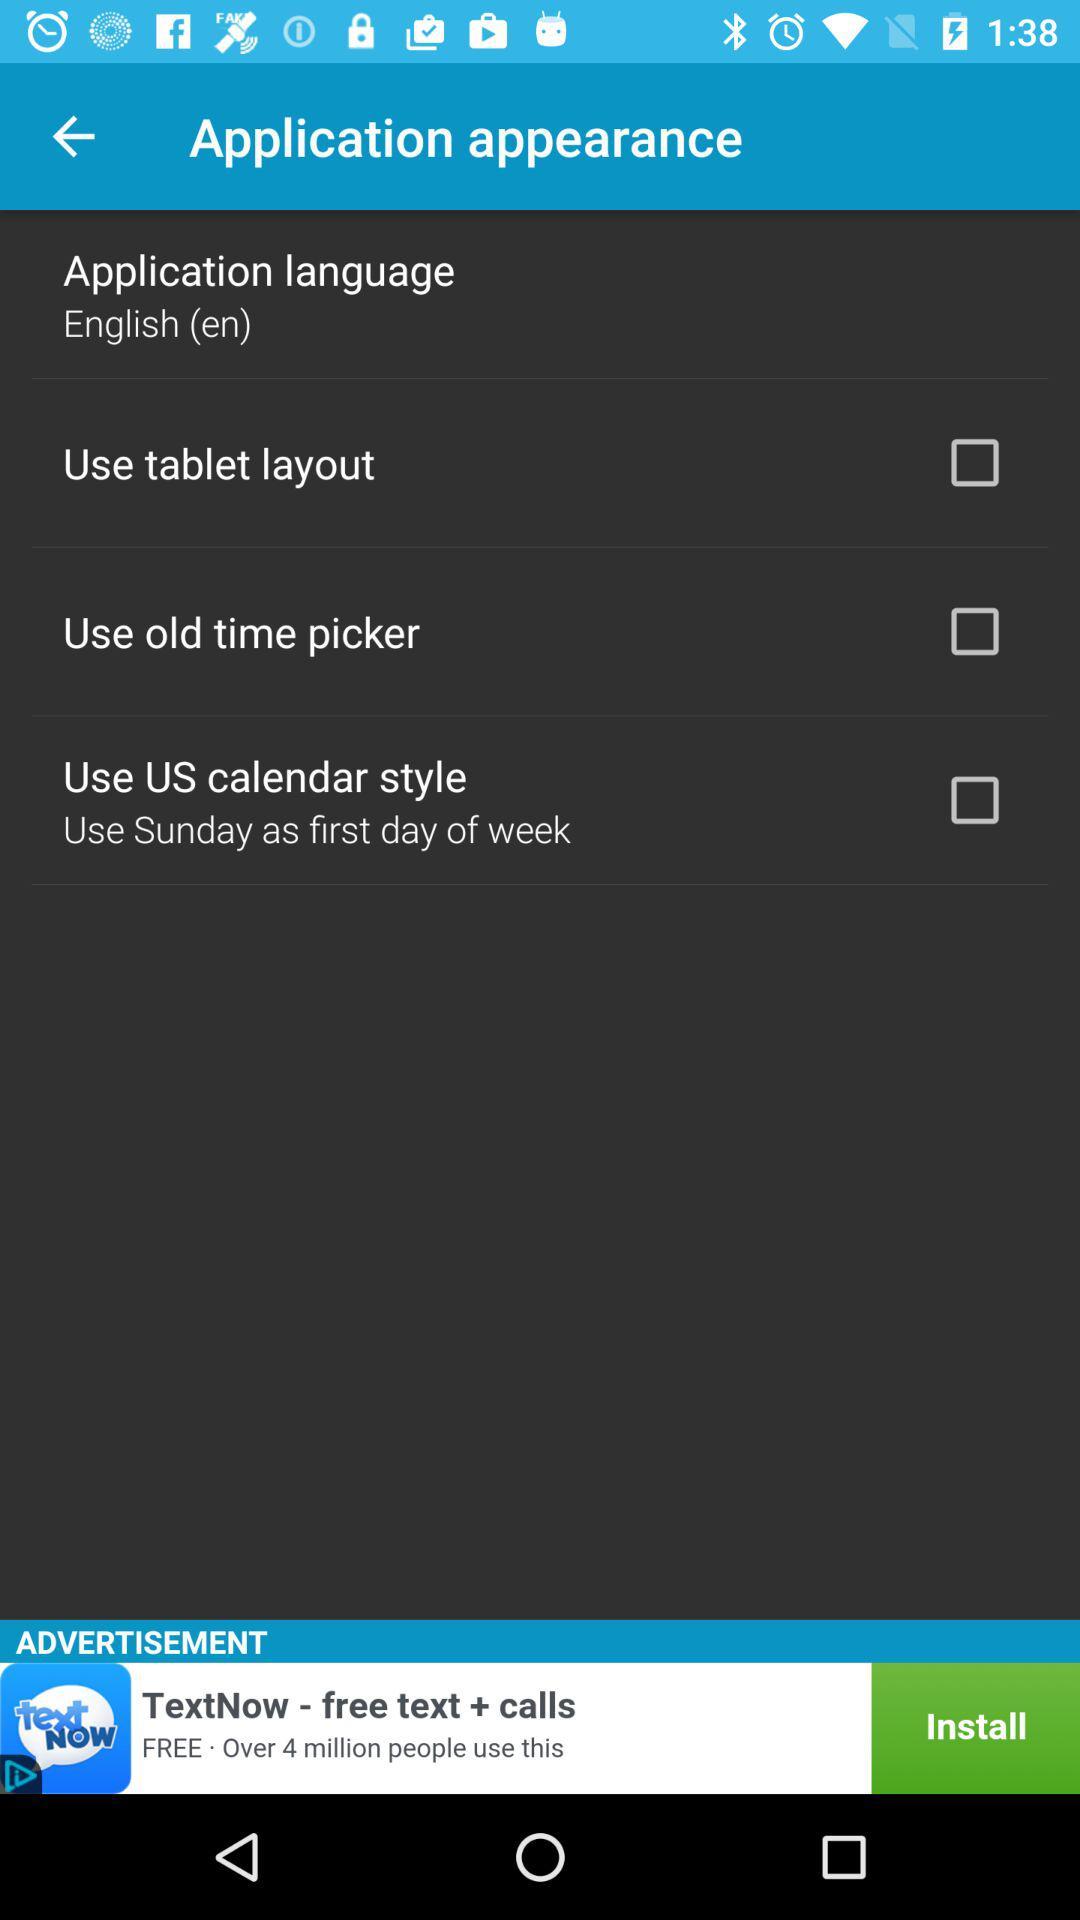 This screenshot has width=1080, height=1920. What do you see at coordinates (72, 135) in the screenshot?
I see `item at the top left corner` at bounding box center [72, 135].